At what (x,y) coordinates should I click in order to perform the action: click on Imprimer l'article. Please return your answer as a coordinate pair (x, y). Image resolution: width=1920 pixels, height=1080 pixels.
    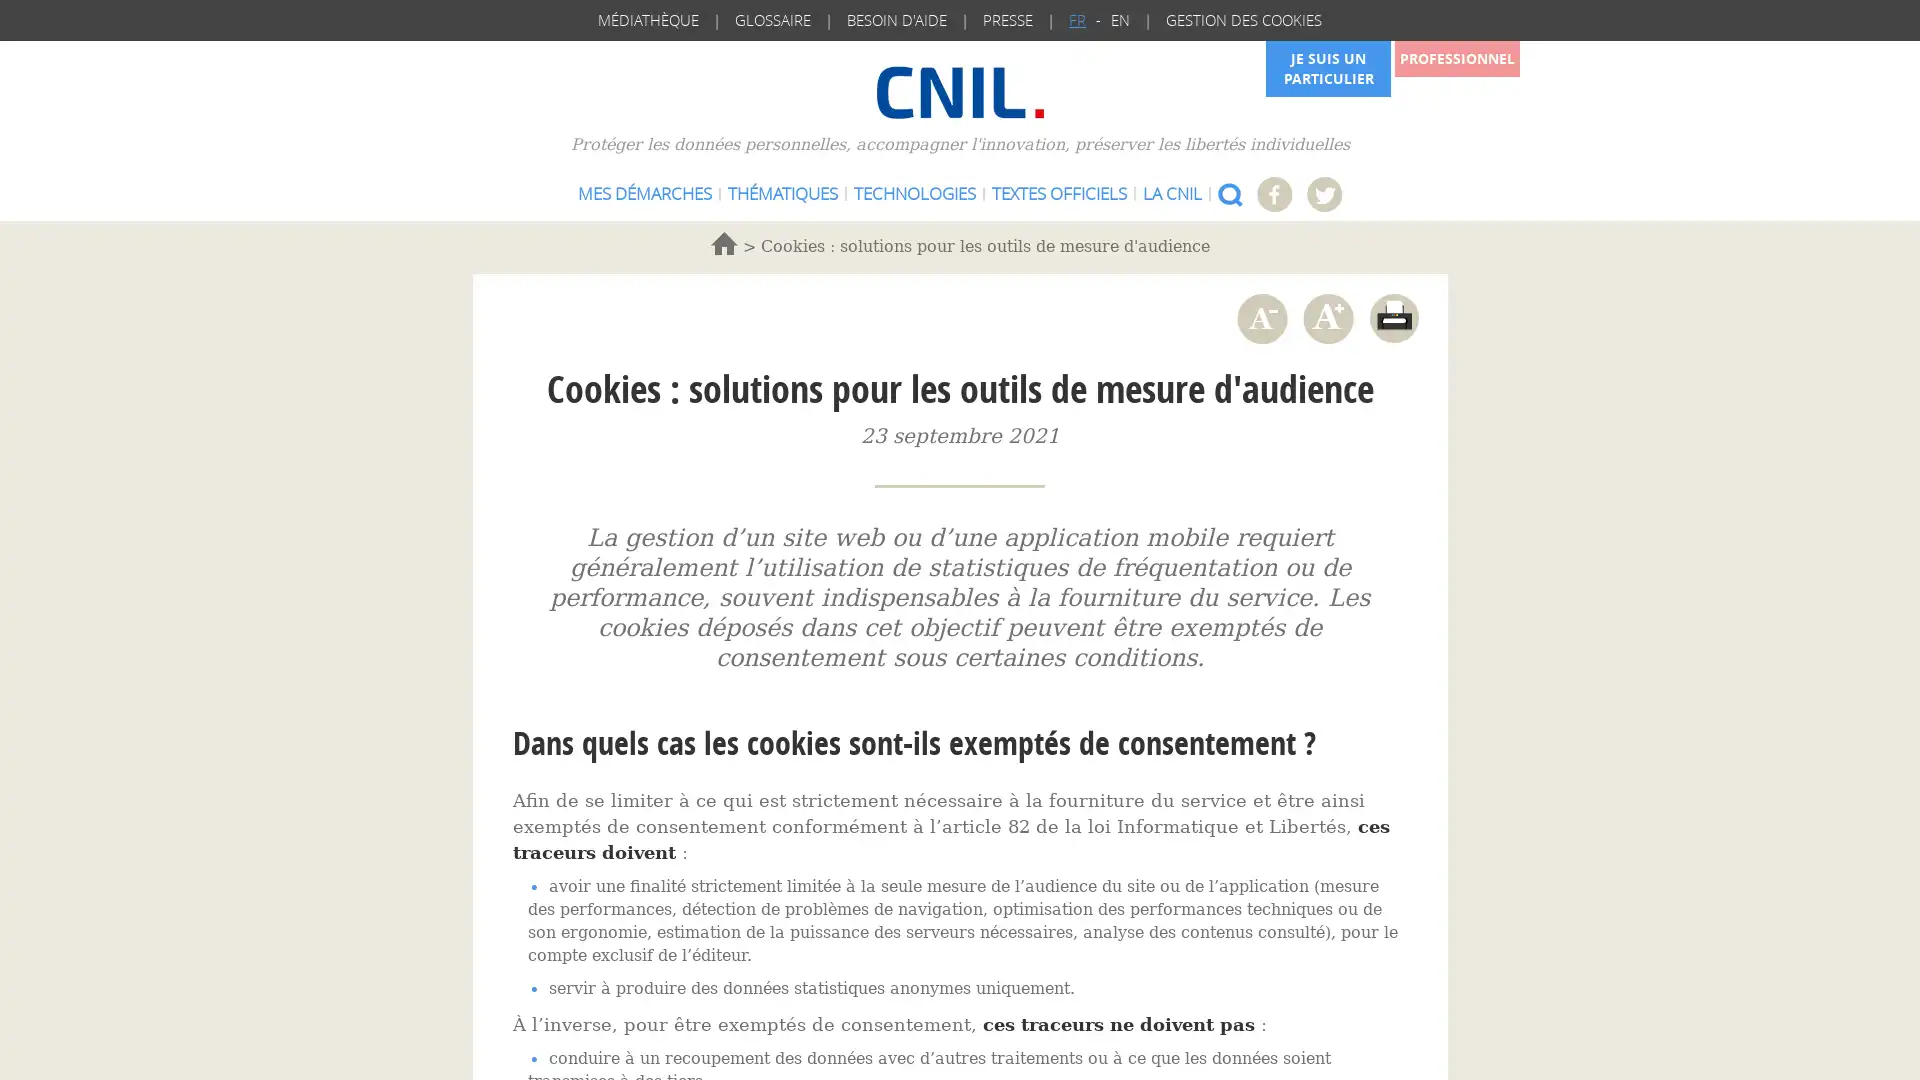
    Looking at the image, I should click on (1392, 317).